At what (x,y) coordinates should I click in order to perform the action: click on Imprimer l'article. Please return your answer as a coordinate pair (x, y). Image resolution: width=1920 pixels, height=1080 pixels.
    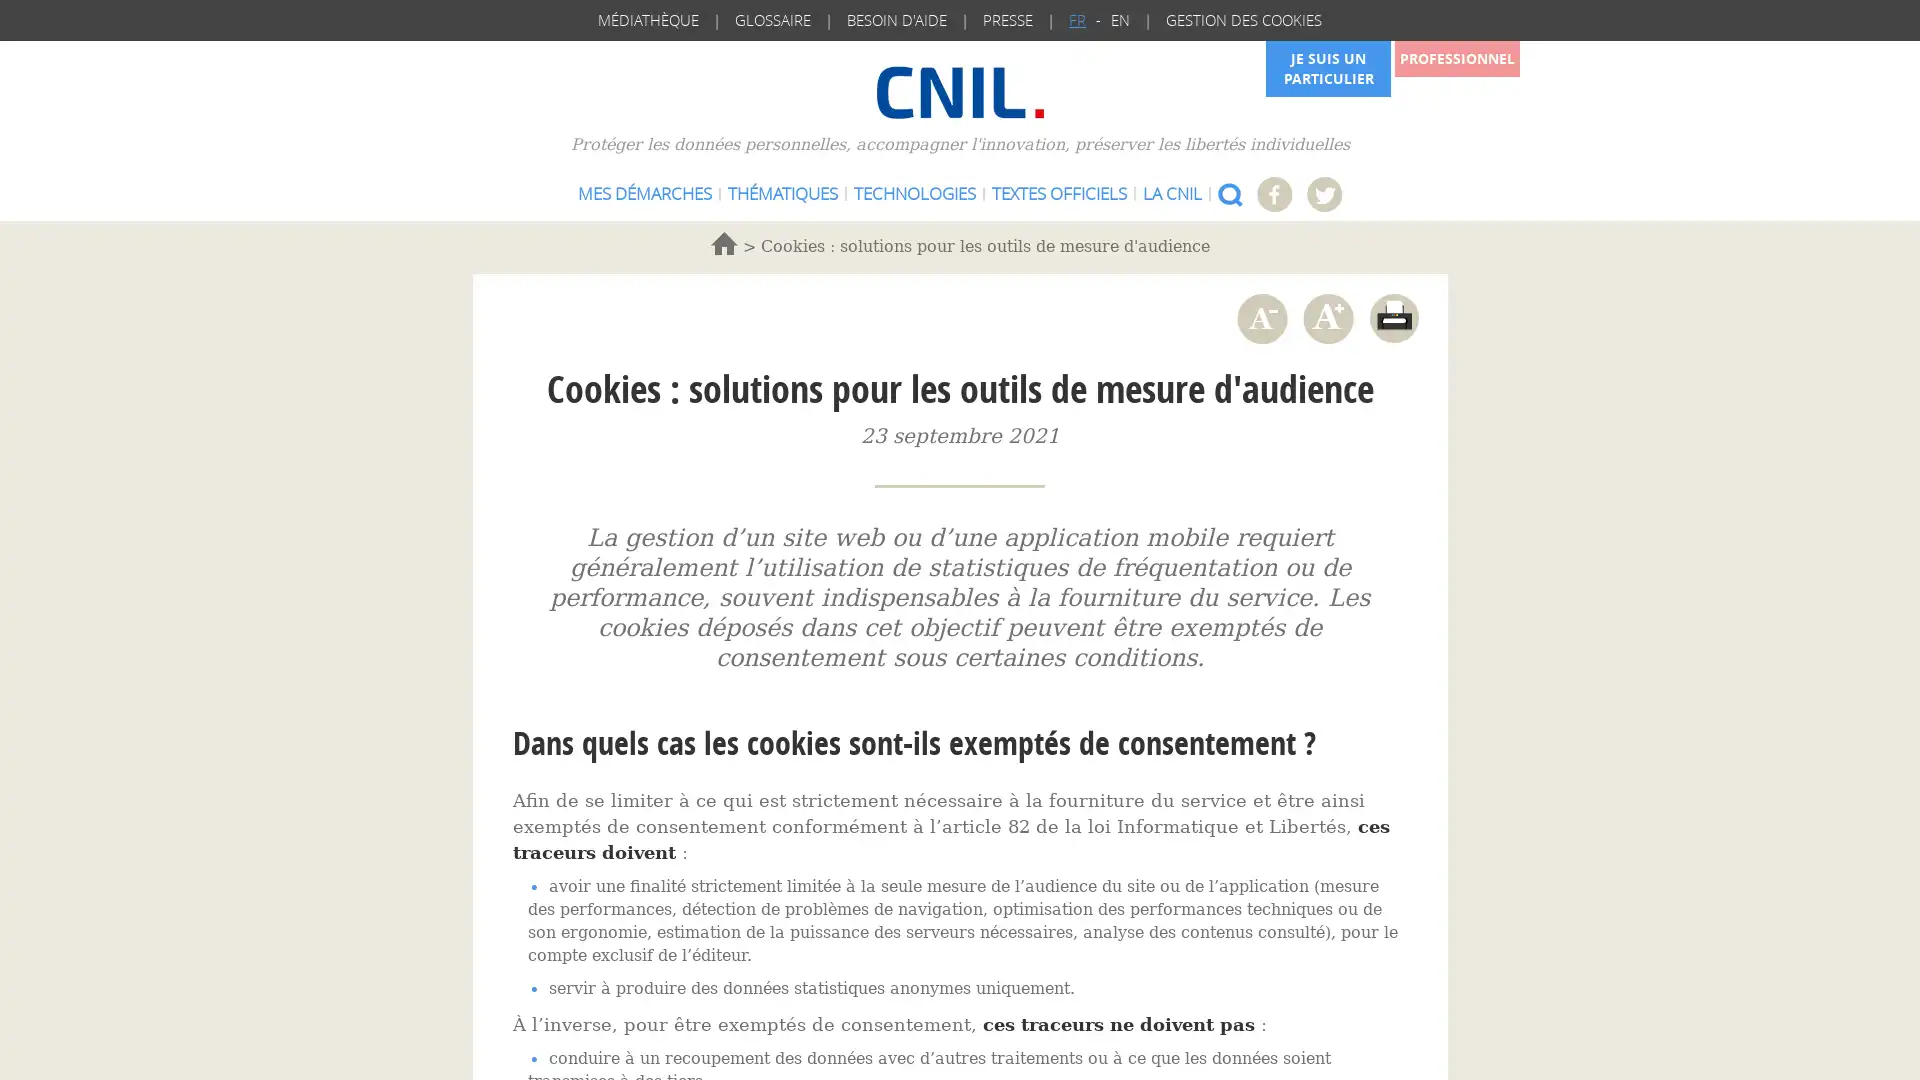
    Looking at the image, I should click on (1392, 317).